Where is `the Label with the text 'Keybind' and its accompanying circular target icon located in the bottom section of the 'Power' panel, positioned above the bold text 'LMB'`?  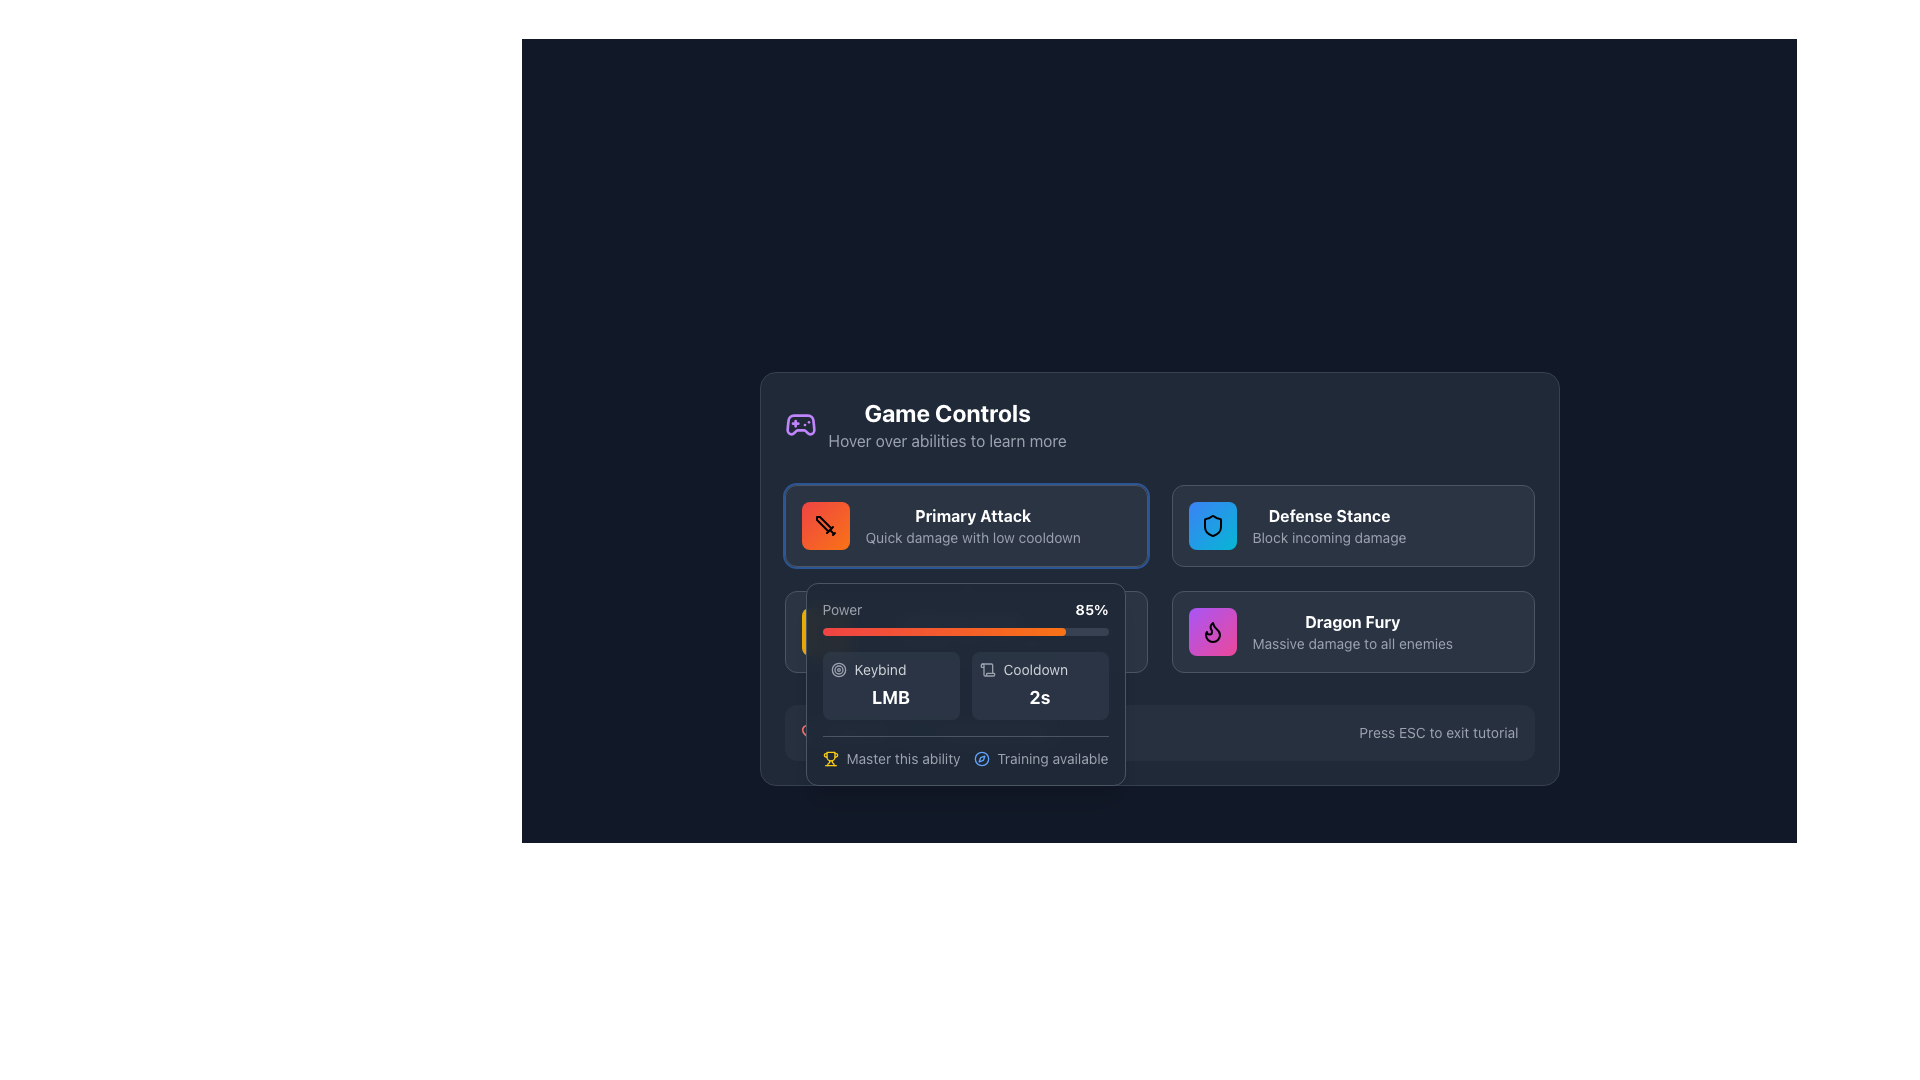 the Label with the text 'Keybind' and its accompanying circular target icon located in the bottom section of the 'Power' panel, positioned above the bold text 'LMB' is located at coordinates (890, 670).